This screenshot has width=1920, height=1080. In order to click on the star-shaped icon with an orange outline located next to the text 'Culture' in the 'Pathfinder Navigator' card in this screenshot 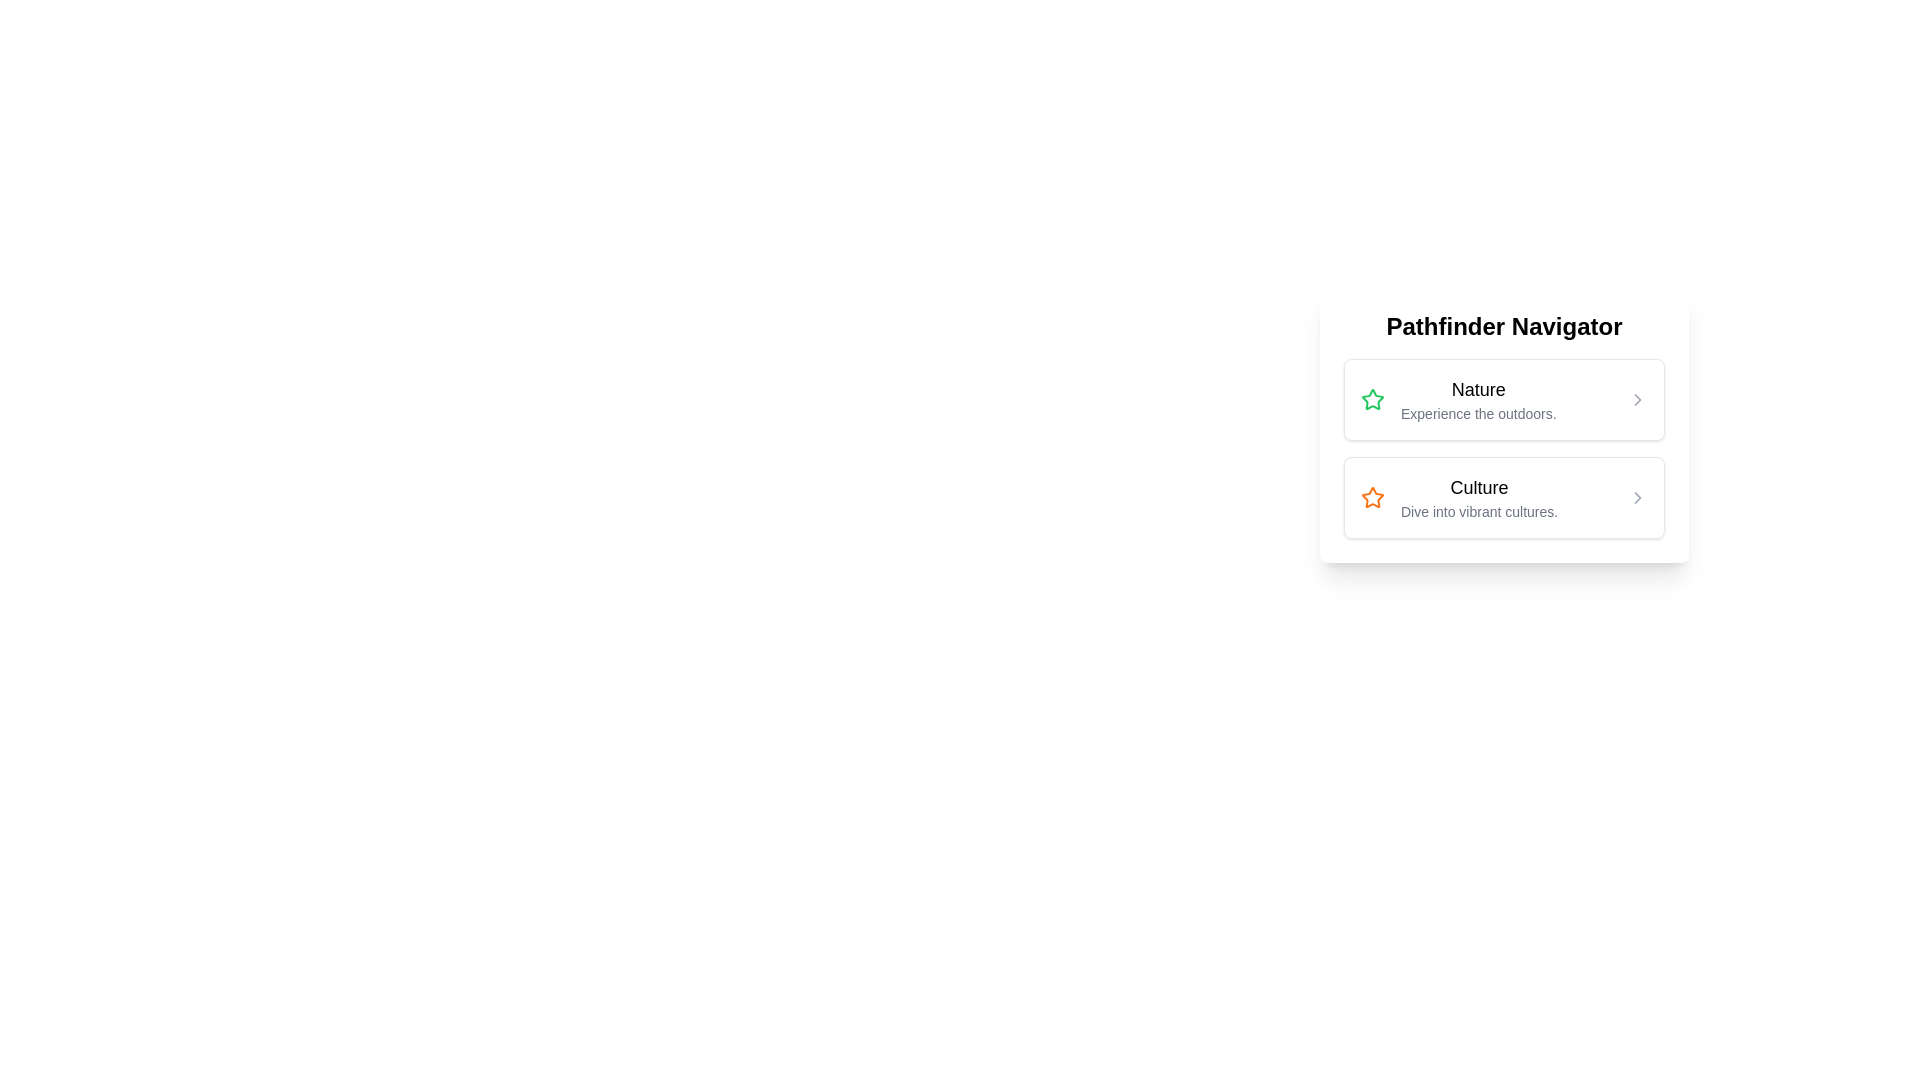, I will do `click(1371, 496)`.